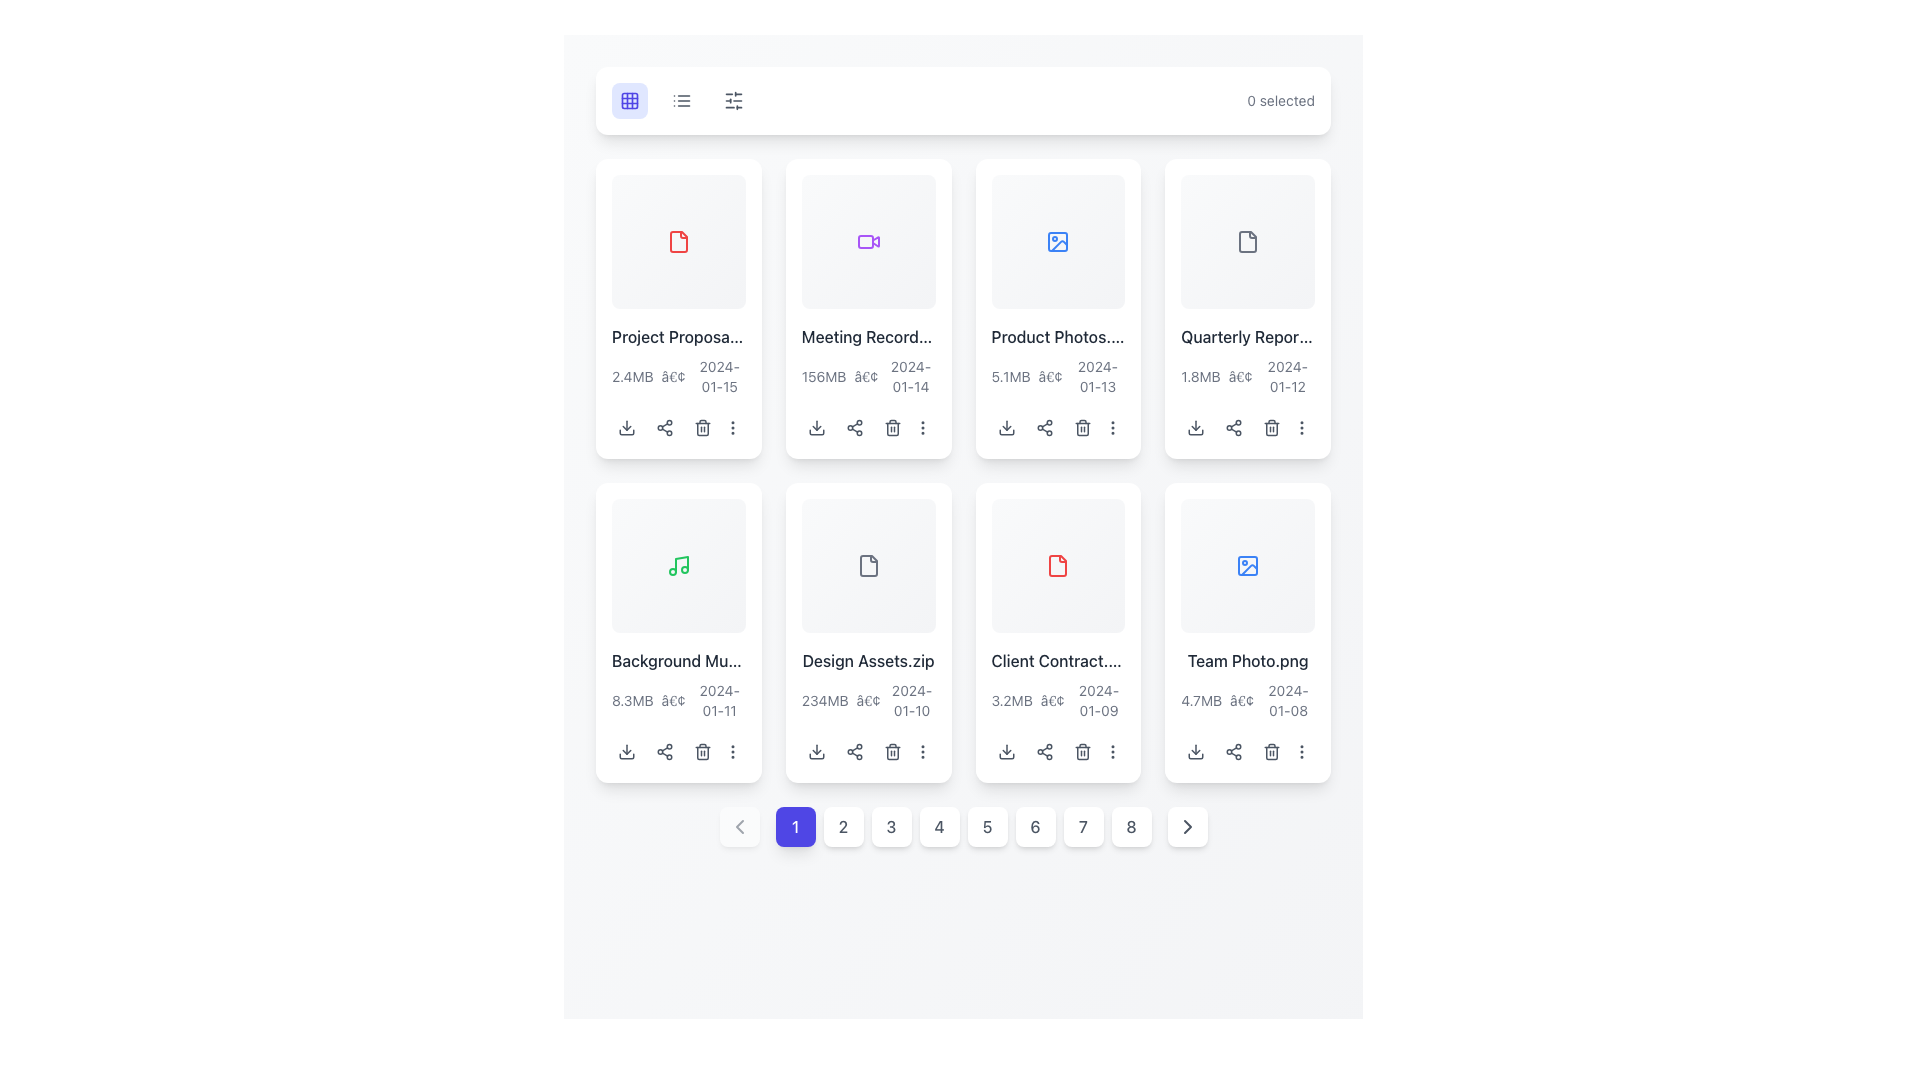 The height and width of the screenshot is (1080, 1920). Describe the element at coordinates (1043, 751) in the screenshot. I see `the share button, which is the second button in a horizontal group beneath the 'Client Contract.pdf' document card, featuring a gray share icon with connected circular nodes` at that location.